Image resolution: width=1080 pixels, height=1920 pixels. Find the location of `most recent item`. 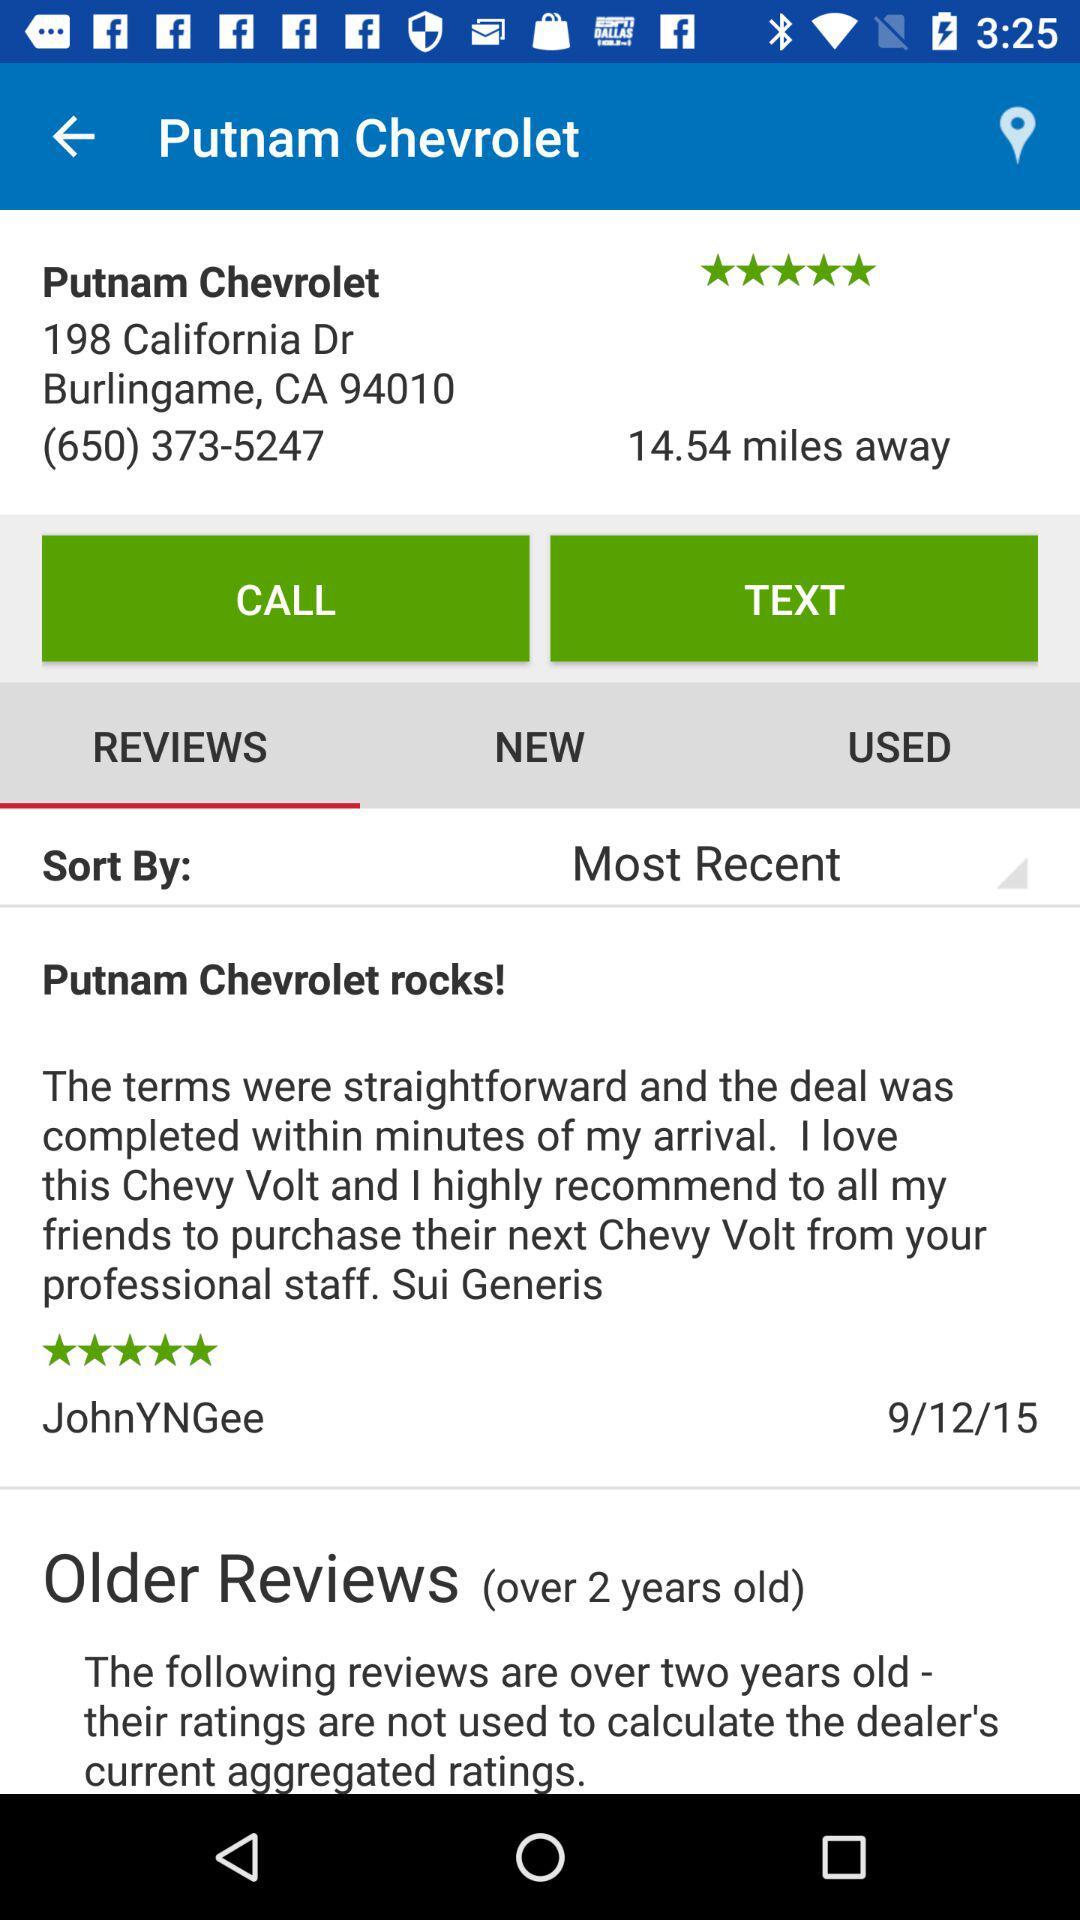

most recent item is located at coordinates (772, 861).